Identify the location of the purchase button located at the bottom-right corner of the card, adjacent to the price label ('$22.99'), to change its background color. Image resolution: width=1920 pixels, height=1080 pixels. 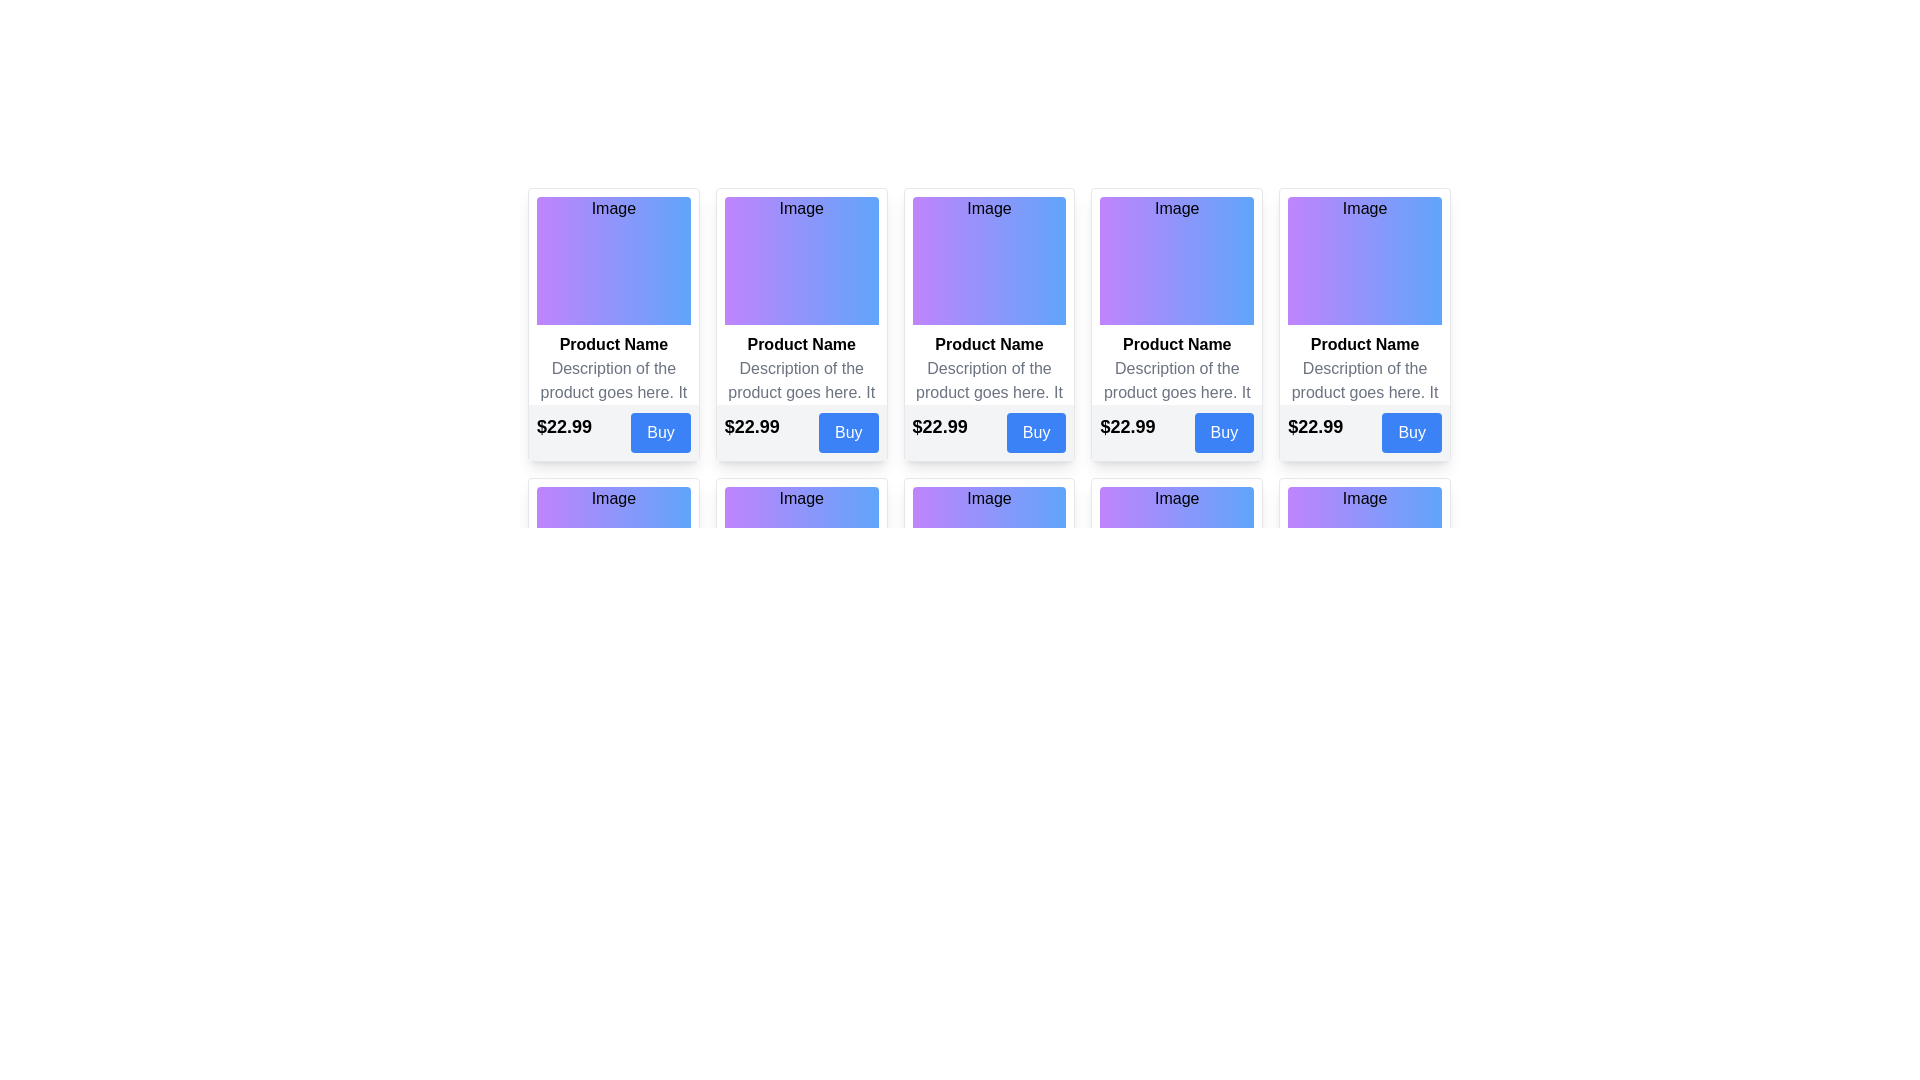
(1223, 431).